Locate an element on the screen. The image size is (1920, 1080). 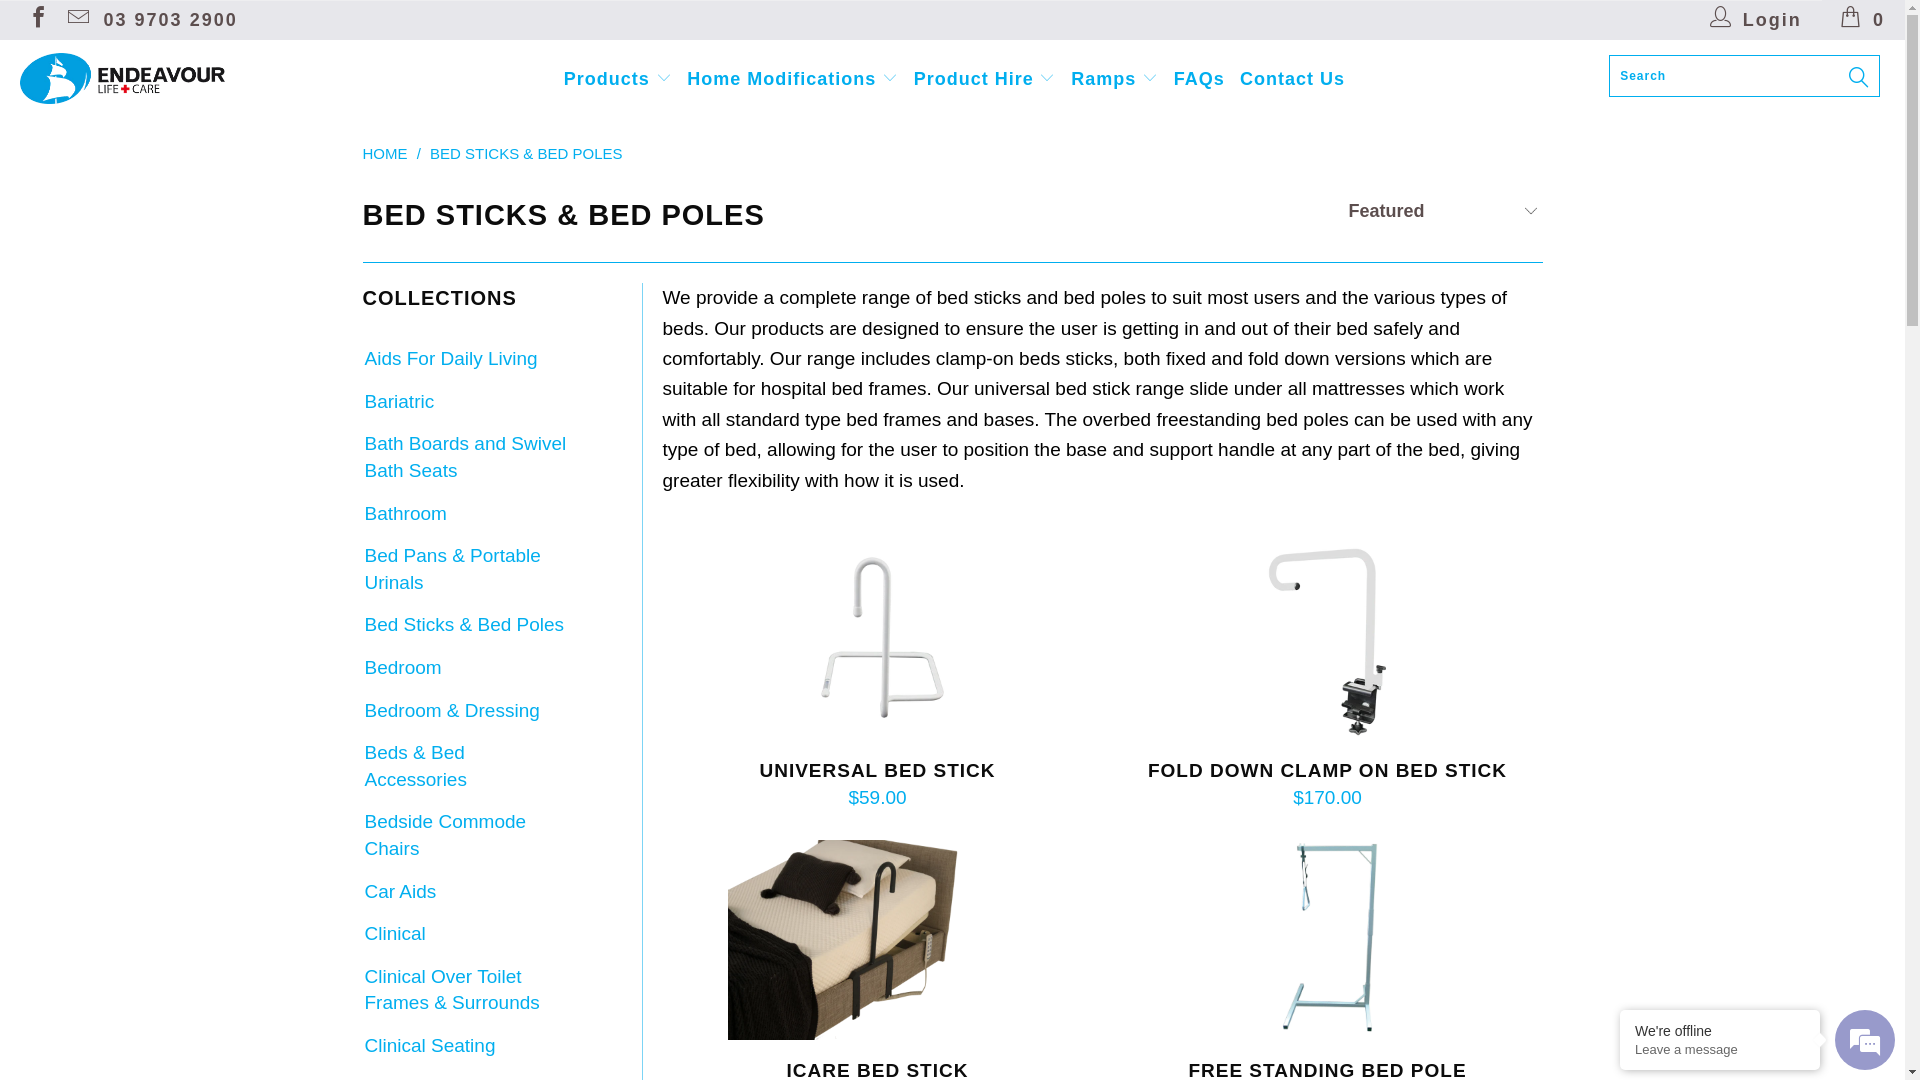
'HOME' is located at coordinates (384, 152).